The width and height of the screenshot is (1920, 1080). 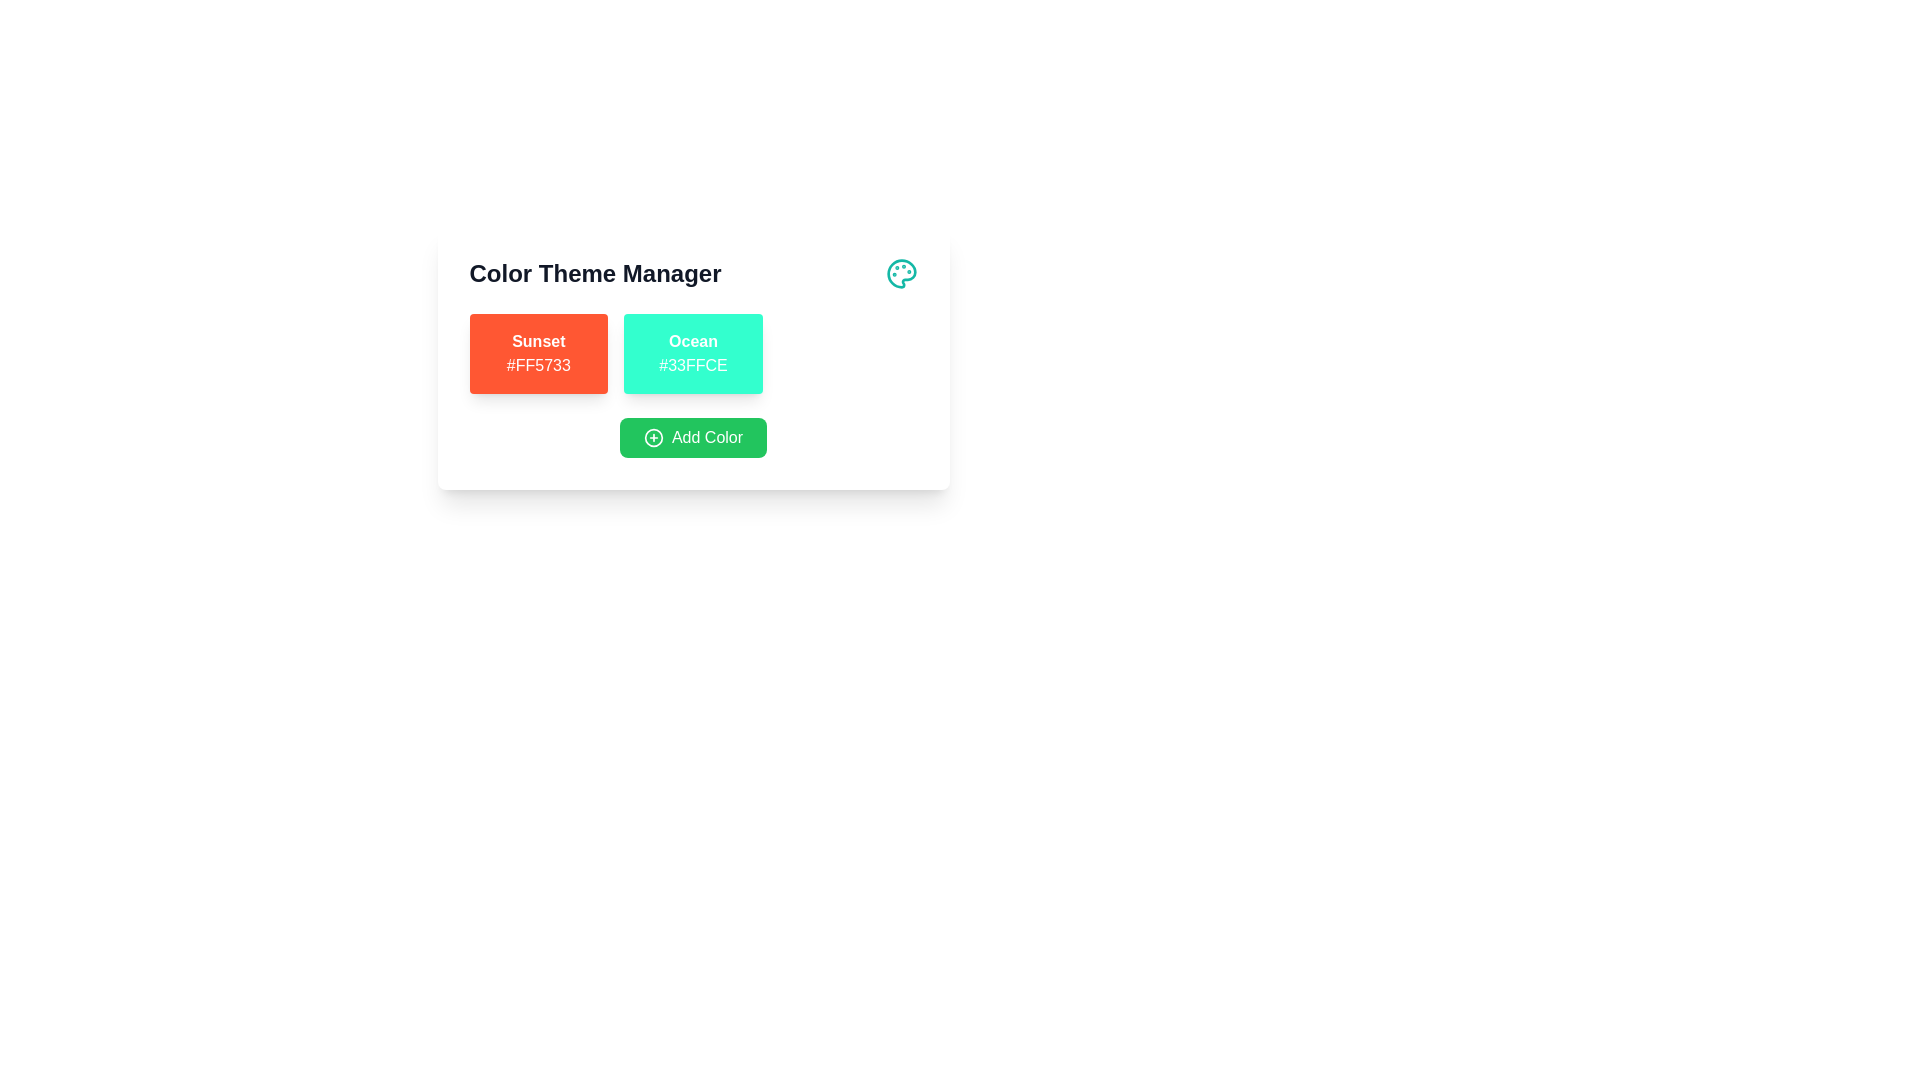 I want to click on the decorative circular icon element that is part of the 'Add Color' button, located below the 'Sunset' and 'Ocean' color rectangles in the 'Color Theme Manager' card, so click(x=653, y=437).